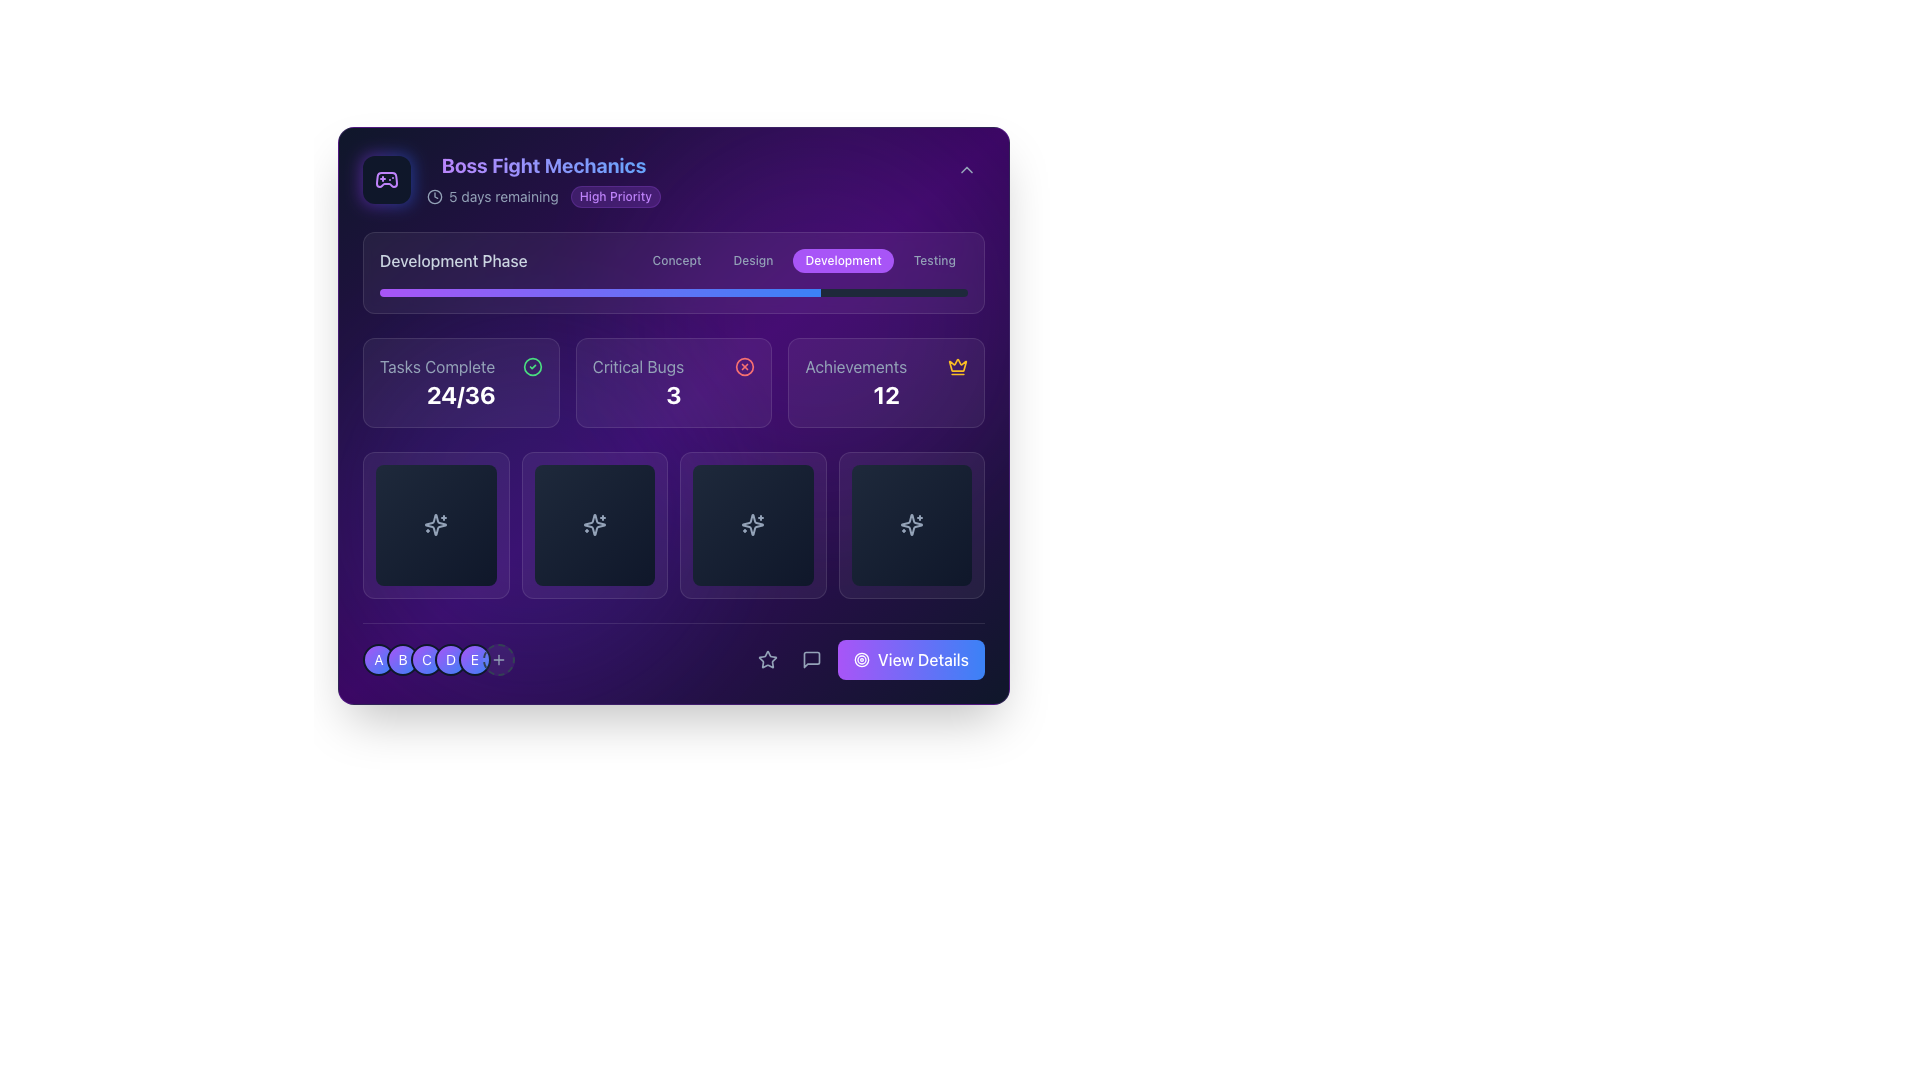  What do you see at coordinates (379, 659) in the screenshot?
I see `the first circular avatar button labeled 'A' with a gradient background transitioning from purple to blue and a white border, located at the bottom left of the interface` at bounding box center [379, 659].